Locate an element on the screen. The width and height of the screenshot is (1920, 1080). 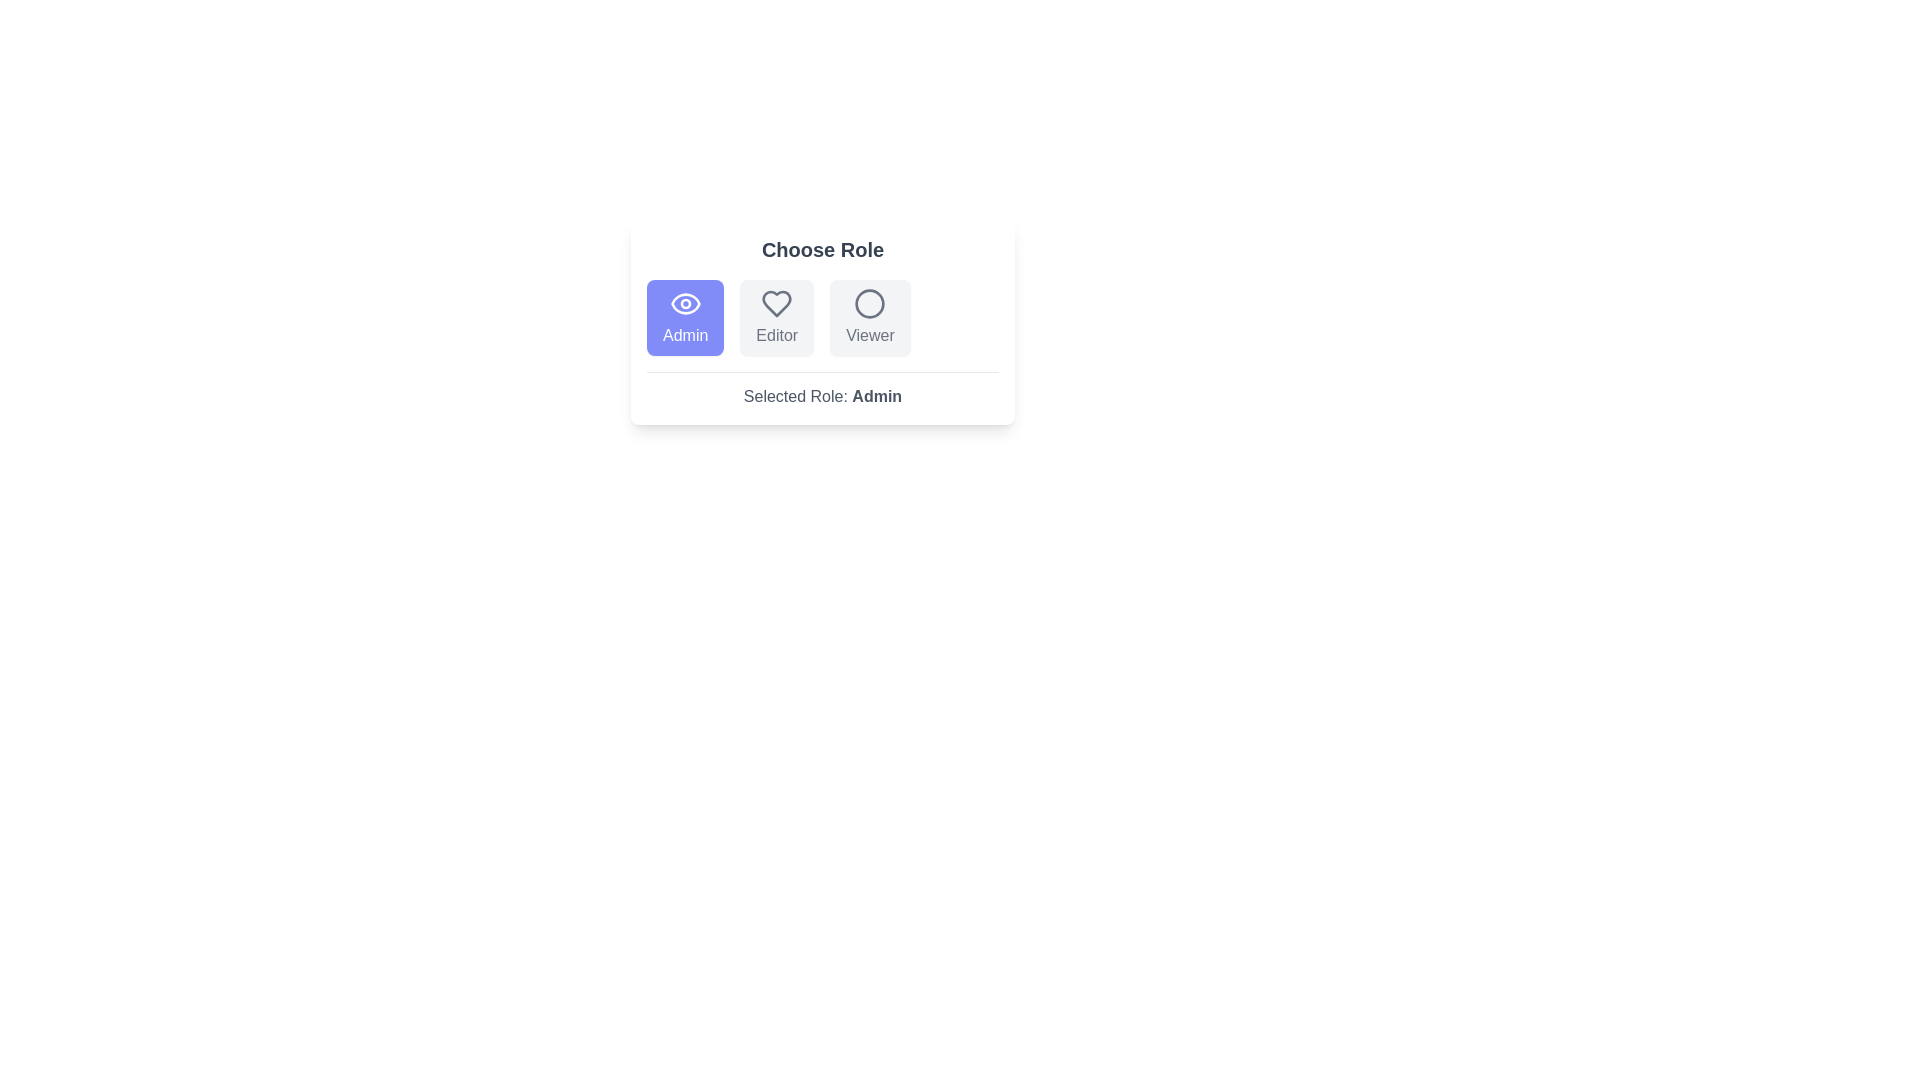
the 'Editor' text label, which is styled in gray and positioned centrally below a heart icon in the 'Choose Role' selection group is located at coordinates (776, 334).